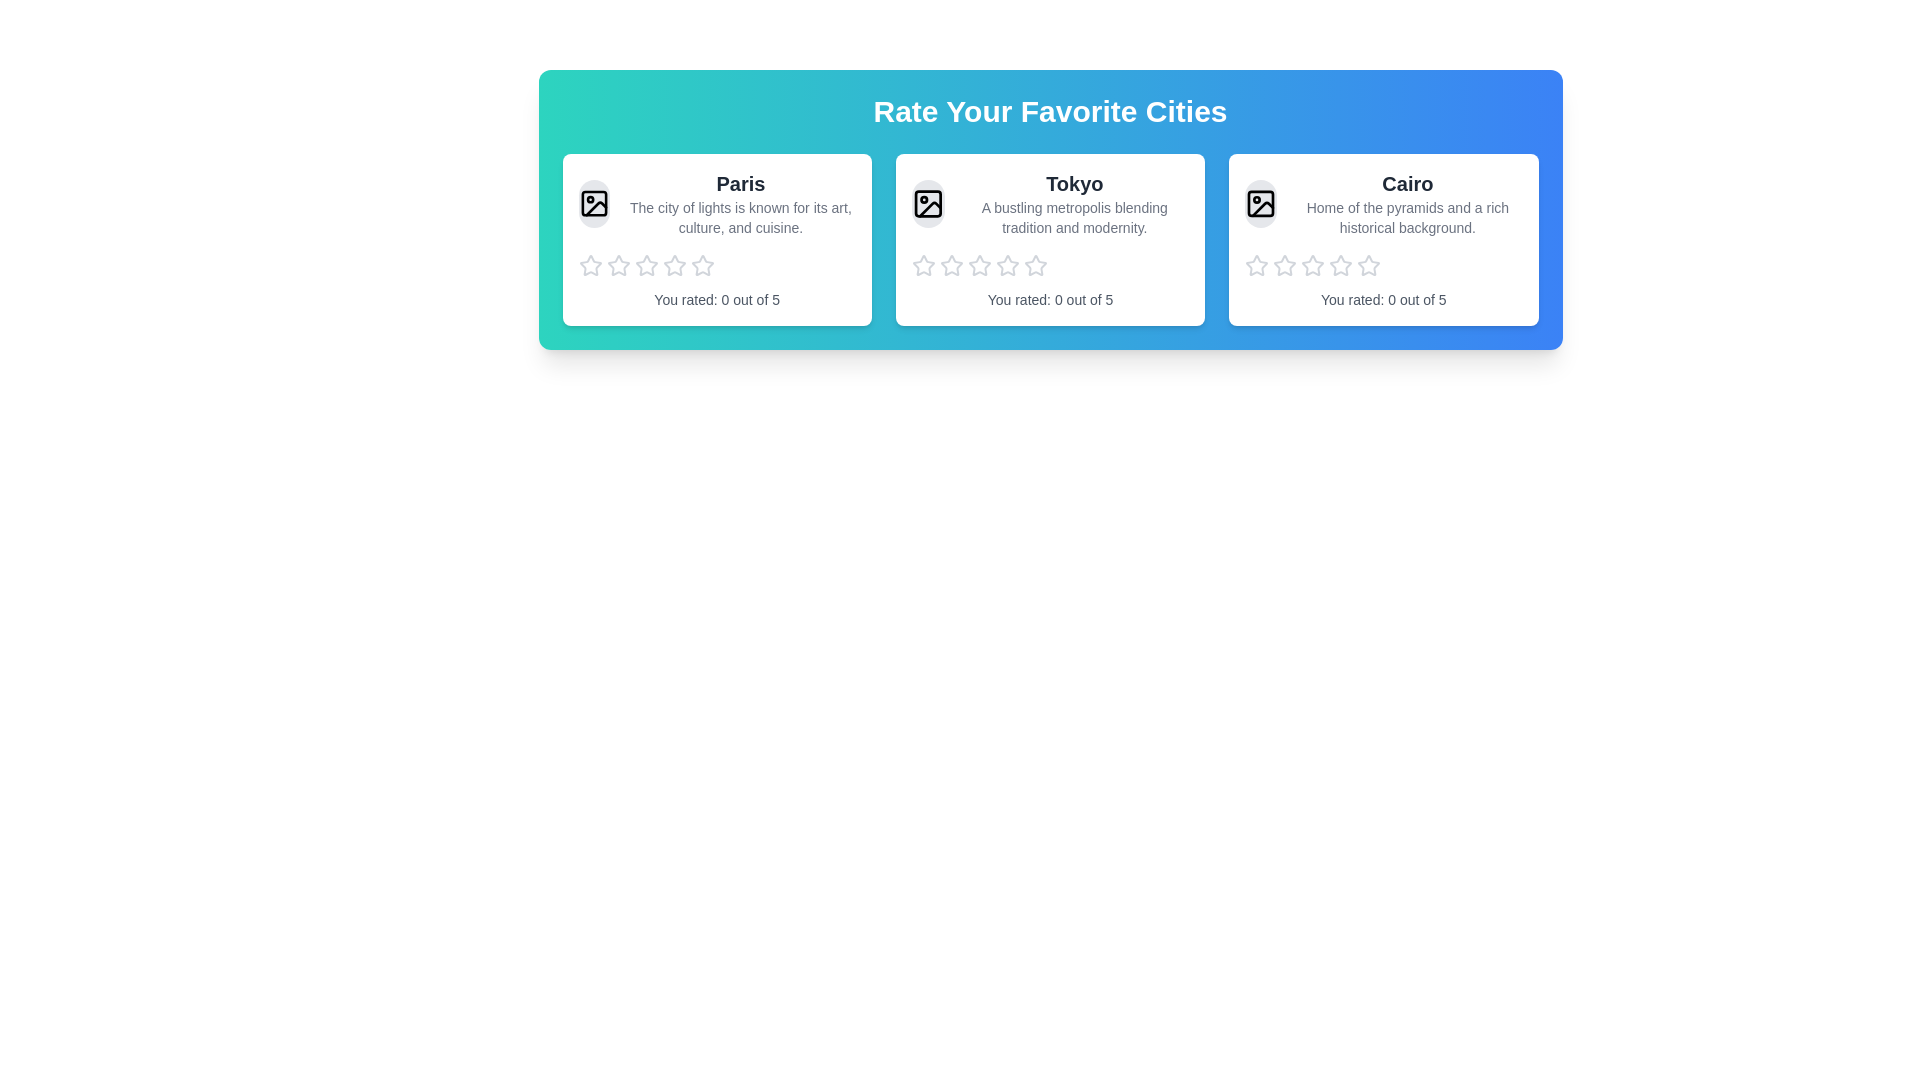 This screenshot has width=1920, height=1080. I want to click on the first star icon in the rating component of the 'Cairo' card, which allows users to select a rating, so click(1256, 265).